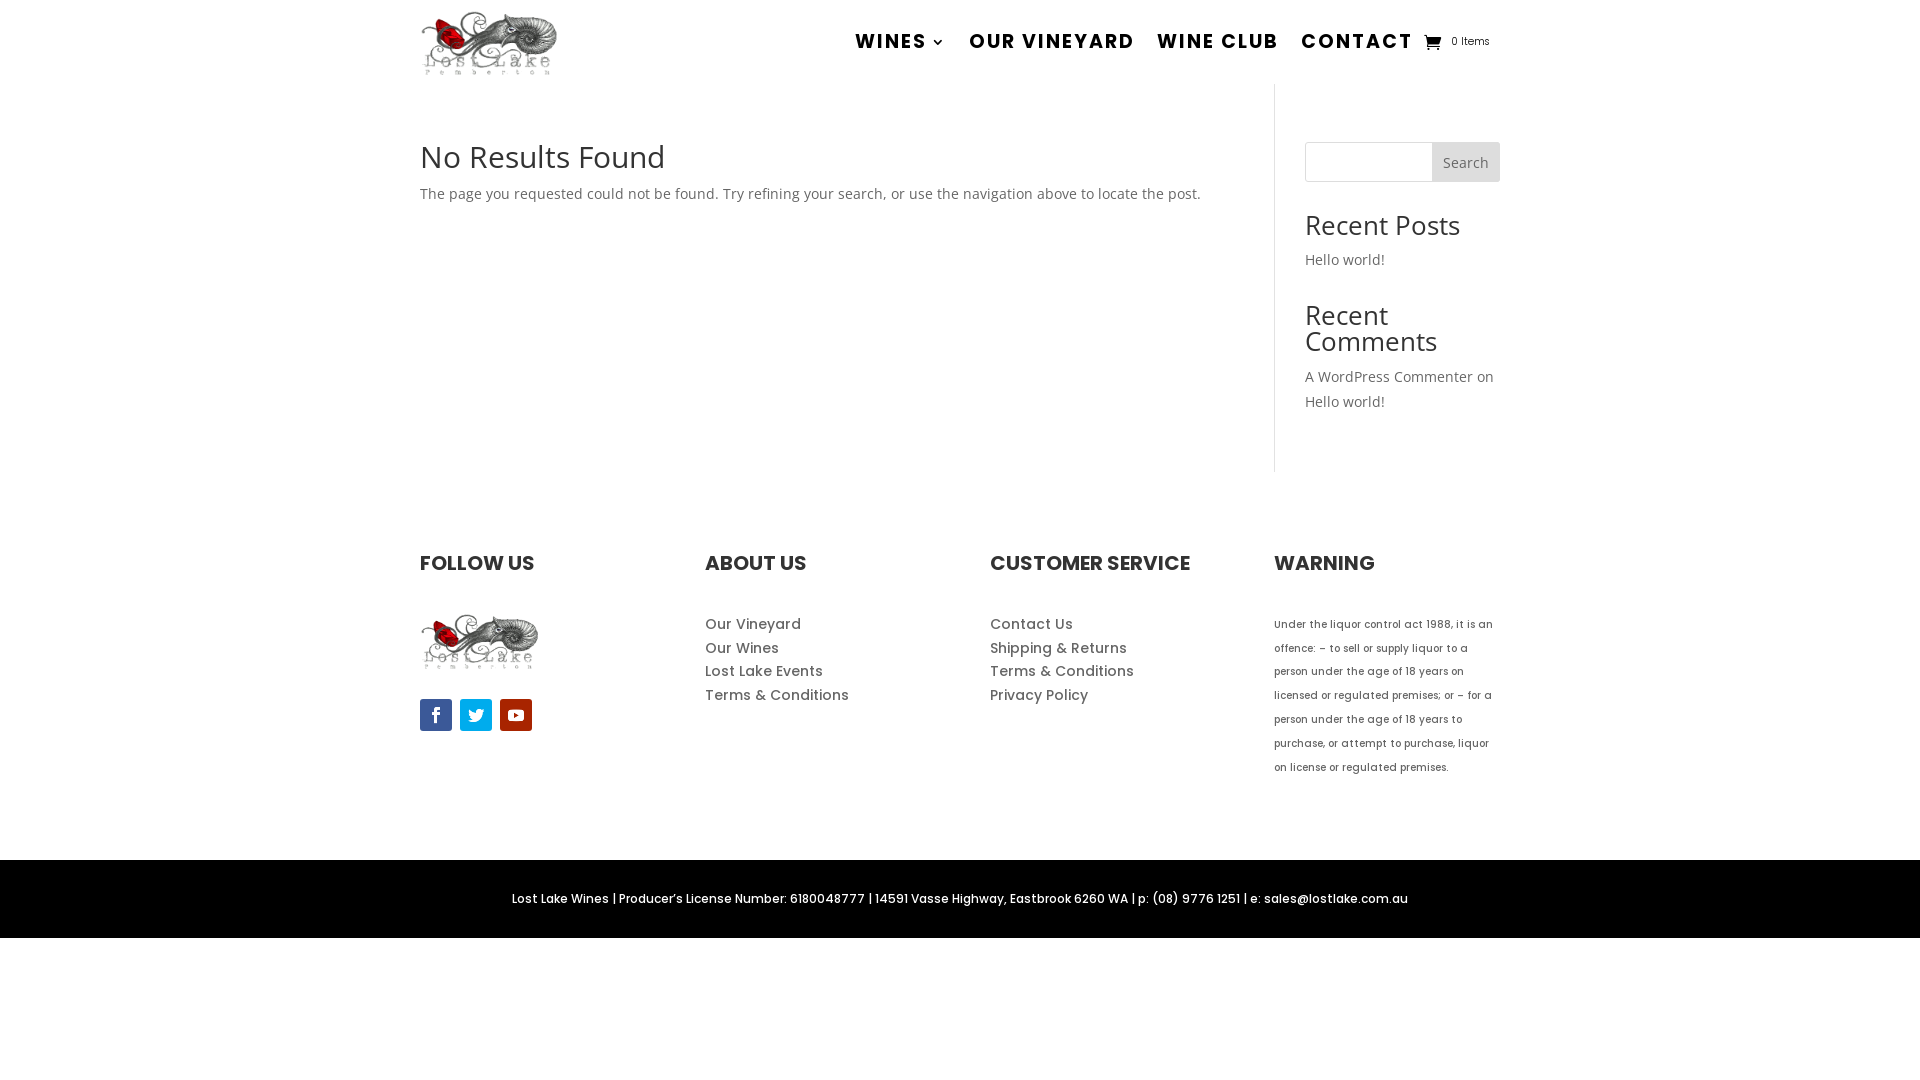  What do you see at coordinates (1344, 401) in the screenshot?
I see `'Hello world!'` at bounding box center [1344, 401].